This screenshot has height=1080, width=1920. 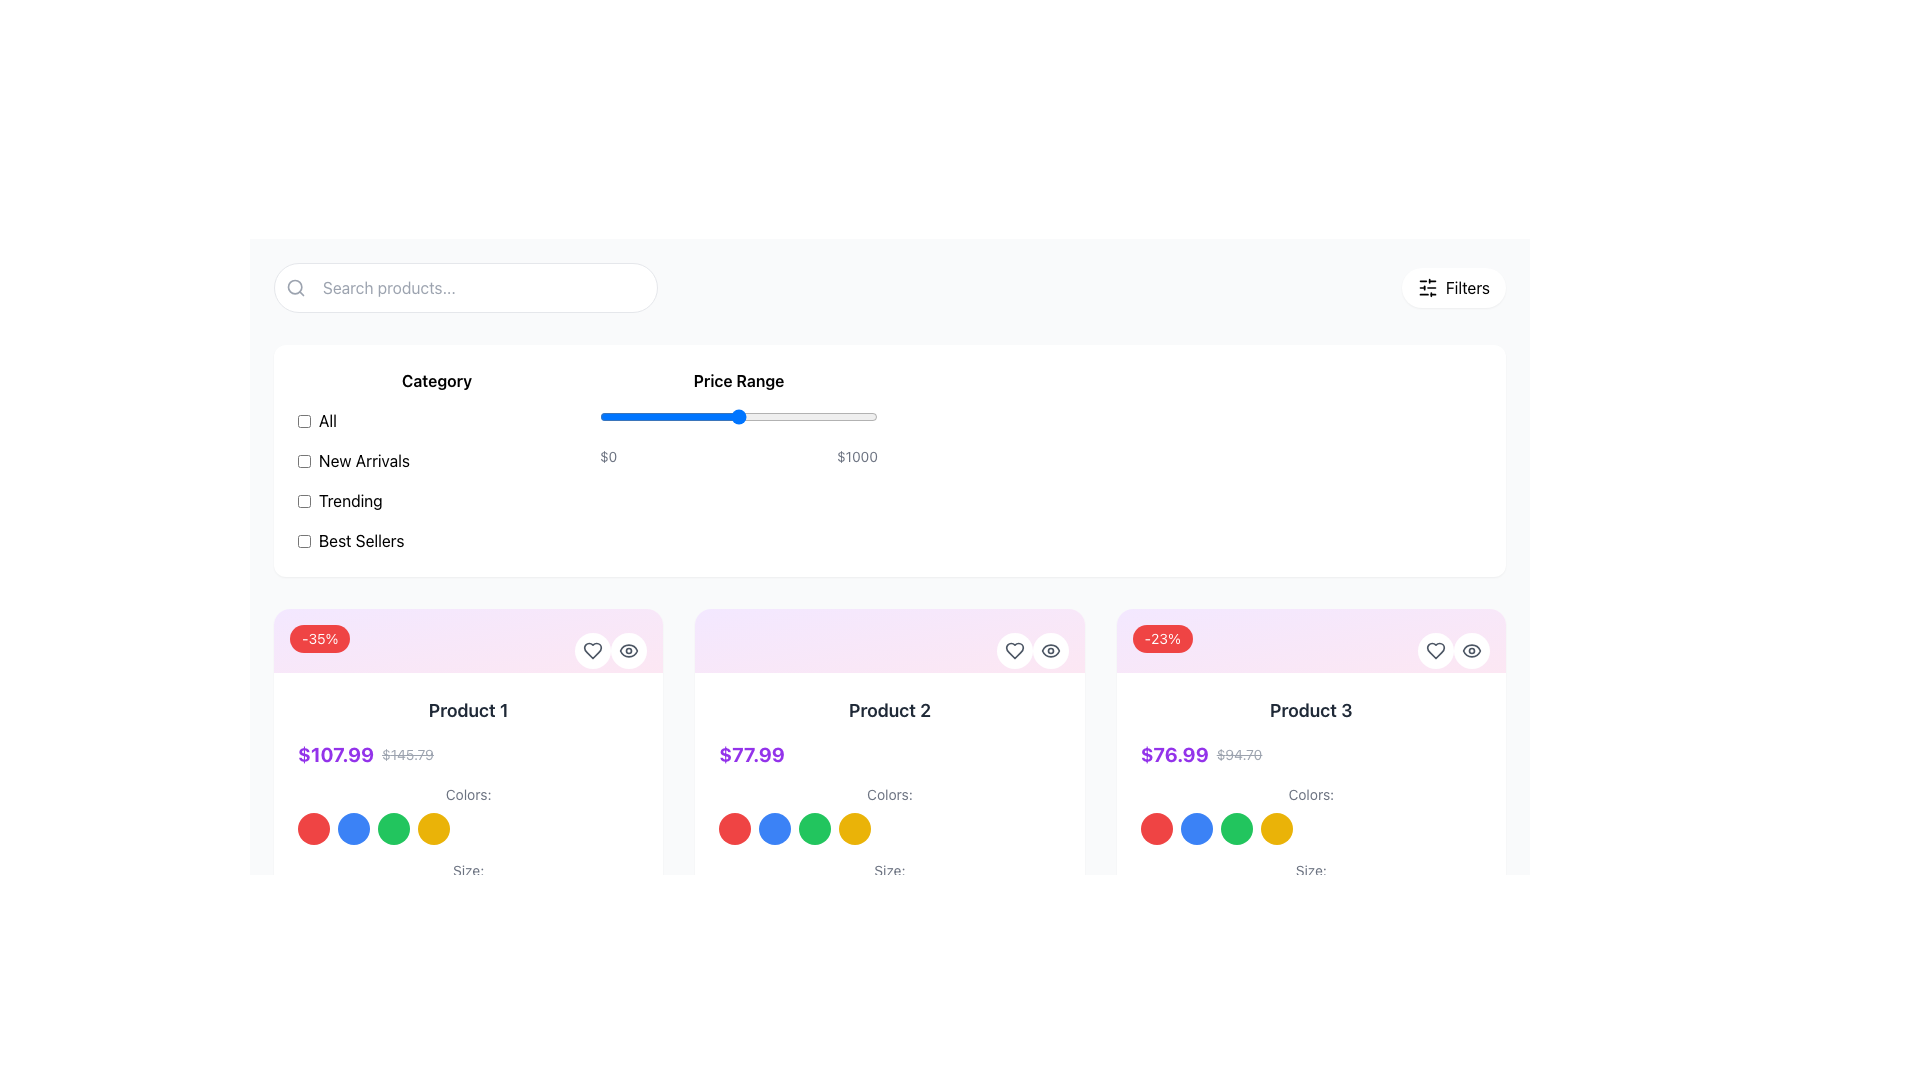 I want to click on the heart icon button located at the top-right of the first product card to favorite the item, so click(x=592, y=651).